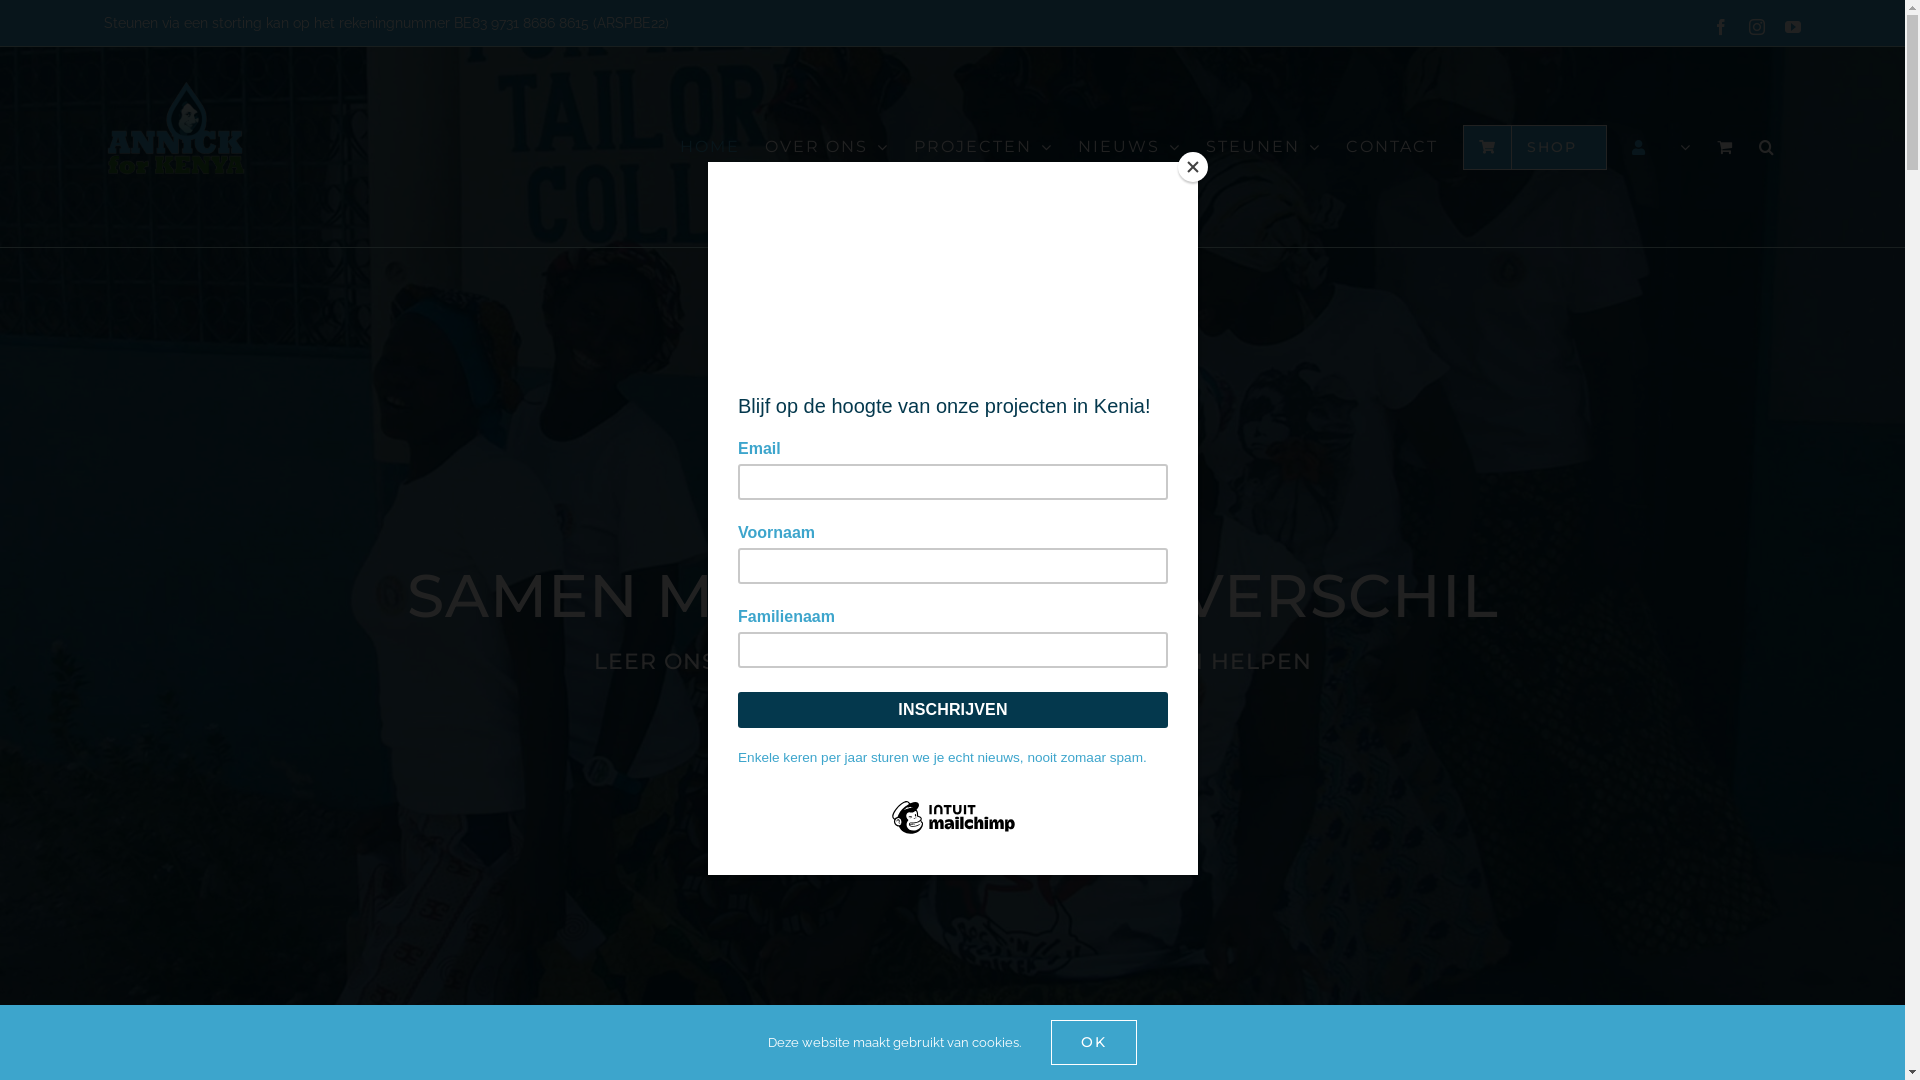 The width and height of the screenshot is (1920, 1080). What do you see at coordinates (1129, 145) in the screenshot?
I see `'NIEUWS'` at bounding box center [1129, 145].